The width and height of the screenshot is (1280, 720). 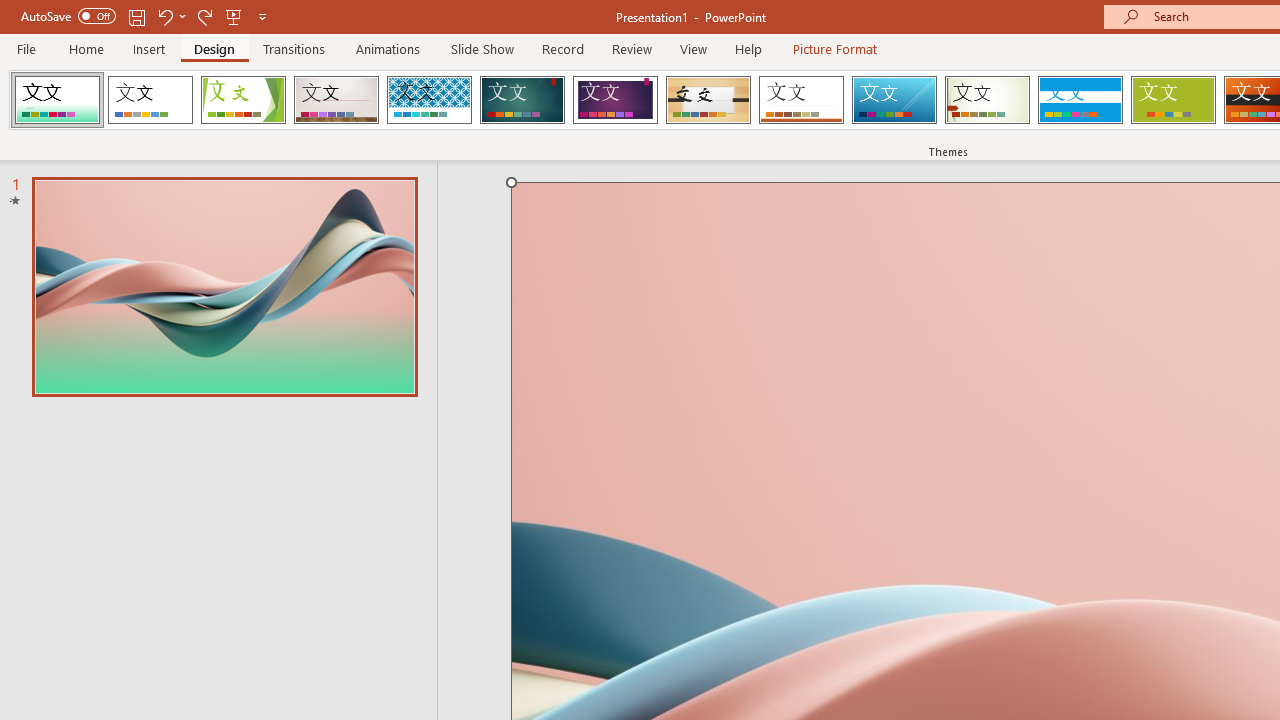 What do you see at coordinates (987, 100) in the screenshot?
I see `'Wisp'` at bounding box center [987, 100].